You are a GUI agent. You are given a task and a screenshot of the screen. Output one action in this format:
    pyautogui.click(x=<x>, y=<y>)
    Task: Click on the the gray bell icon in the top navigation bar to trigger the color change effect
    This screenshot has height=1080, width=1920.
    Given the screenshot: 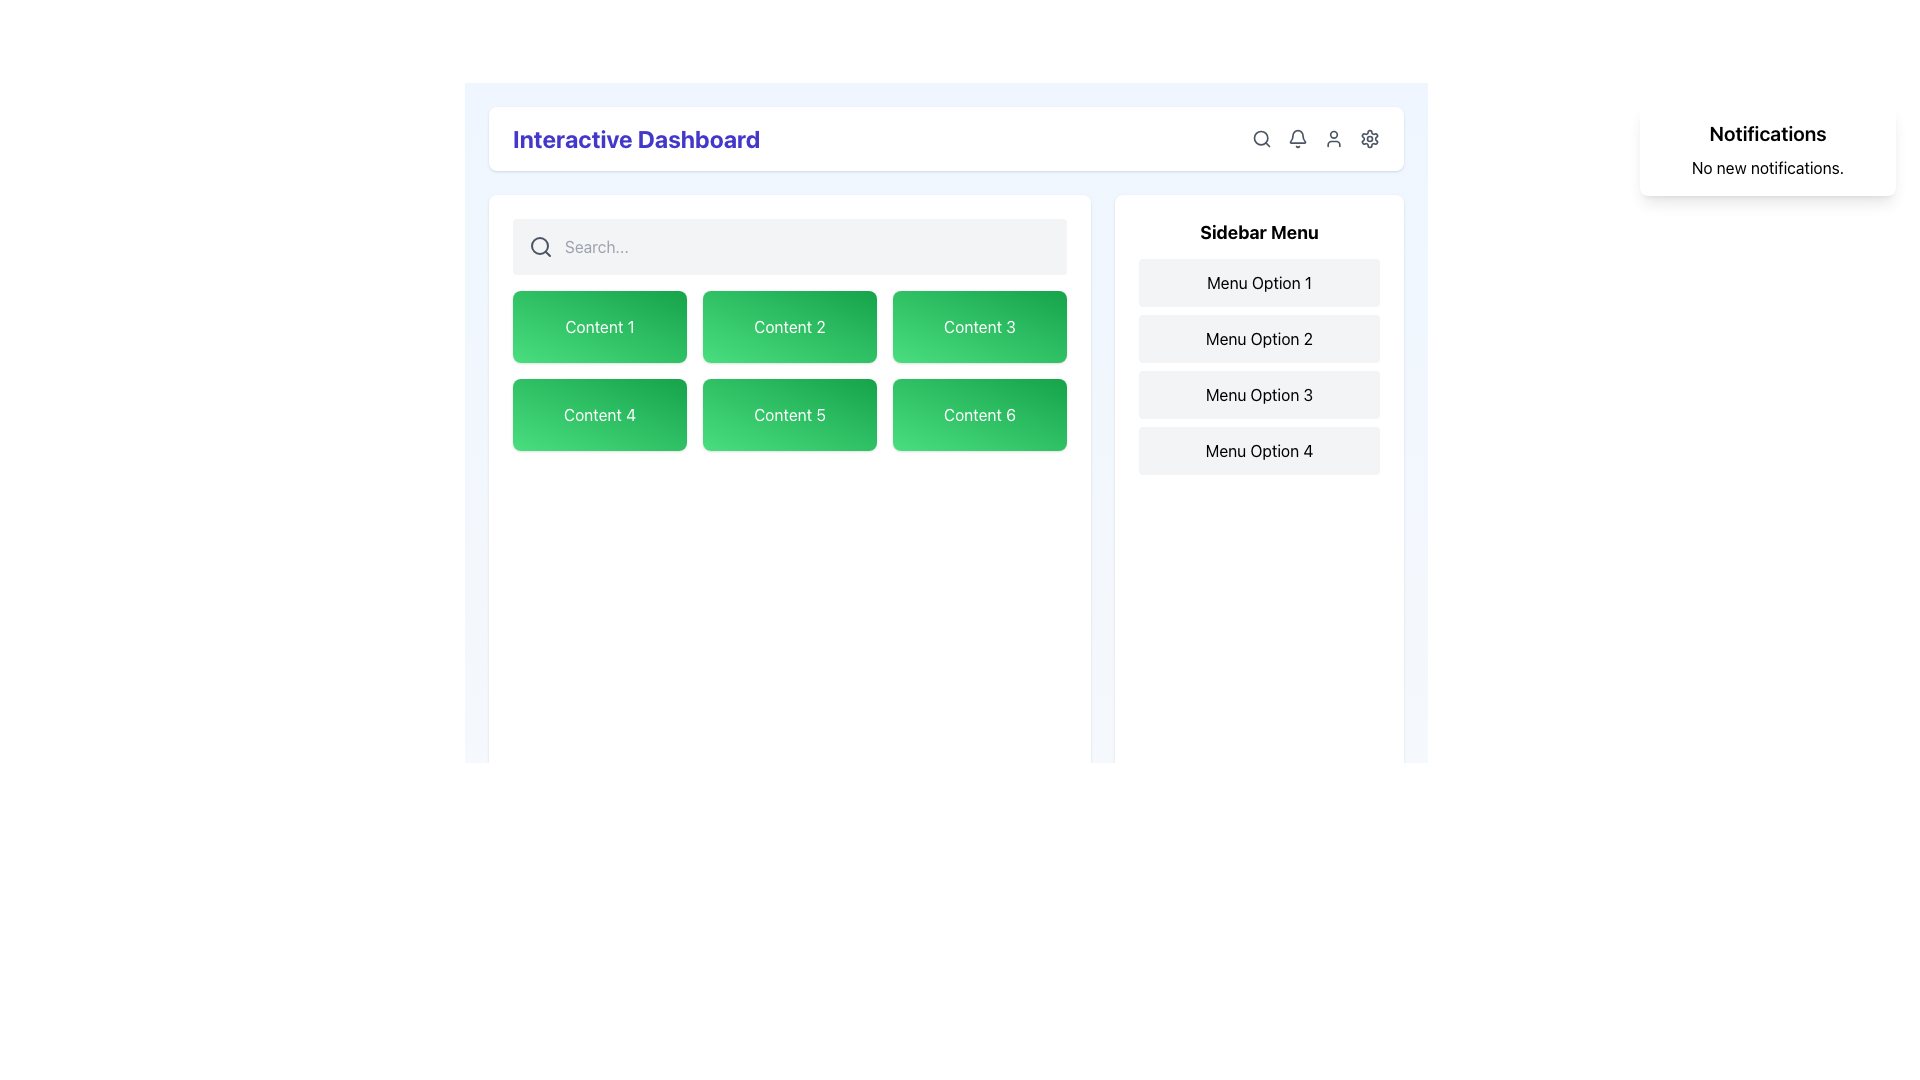 What is the action you would take?
    pyautogui.click(x=1297, y=137)
    